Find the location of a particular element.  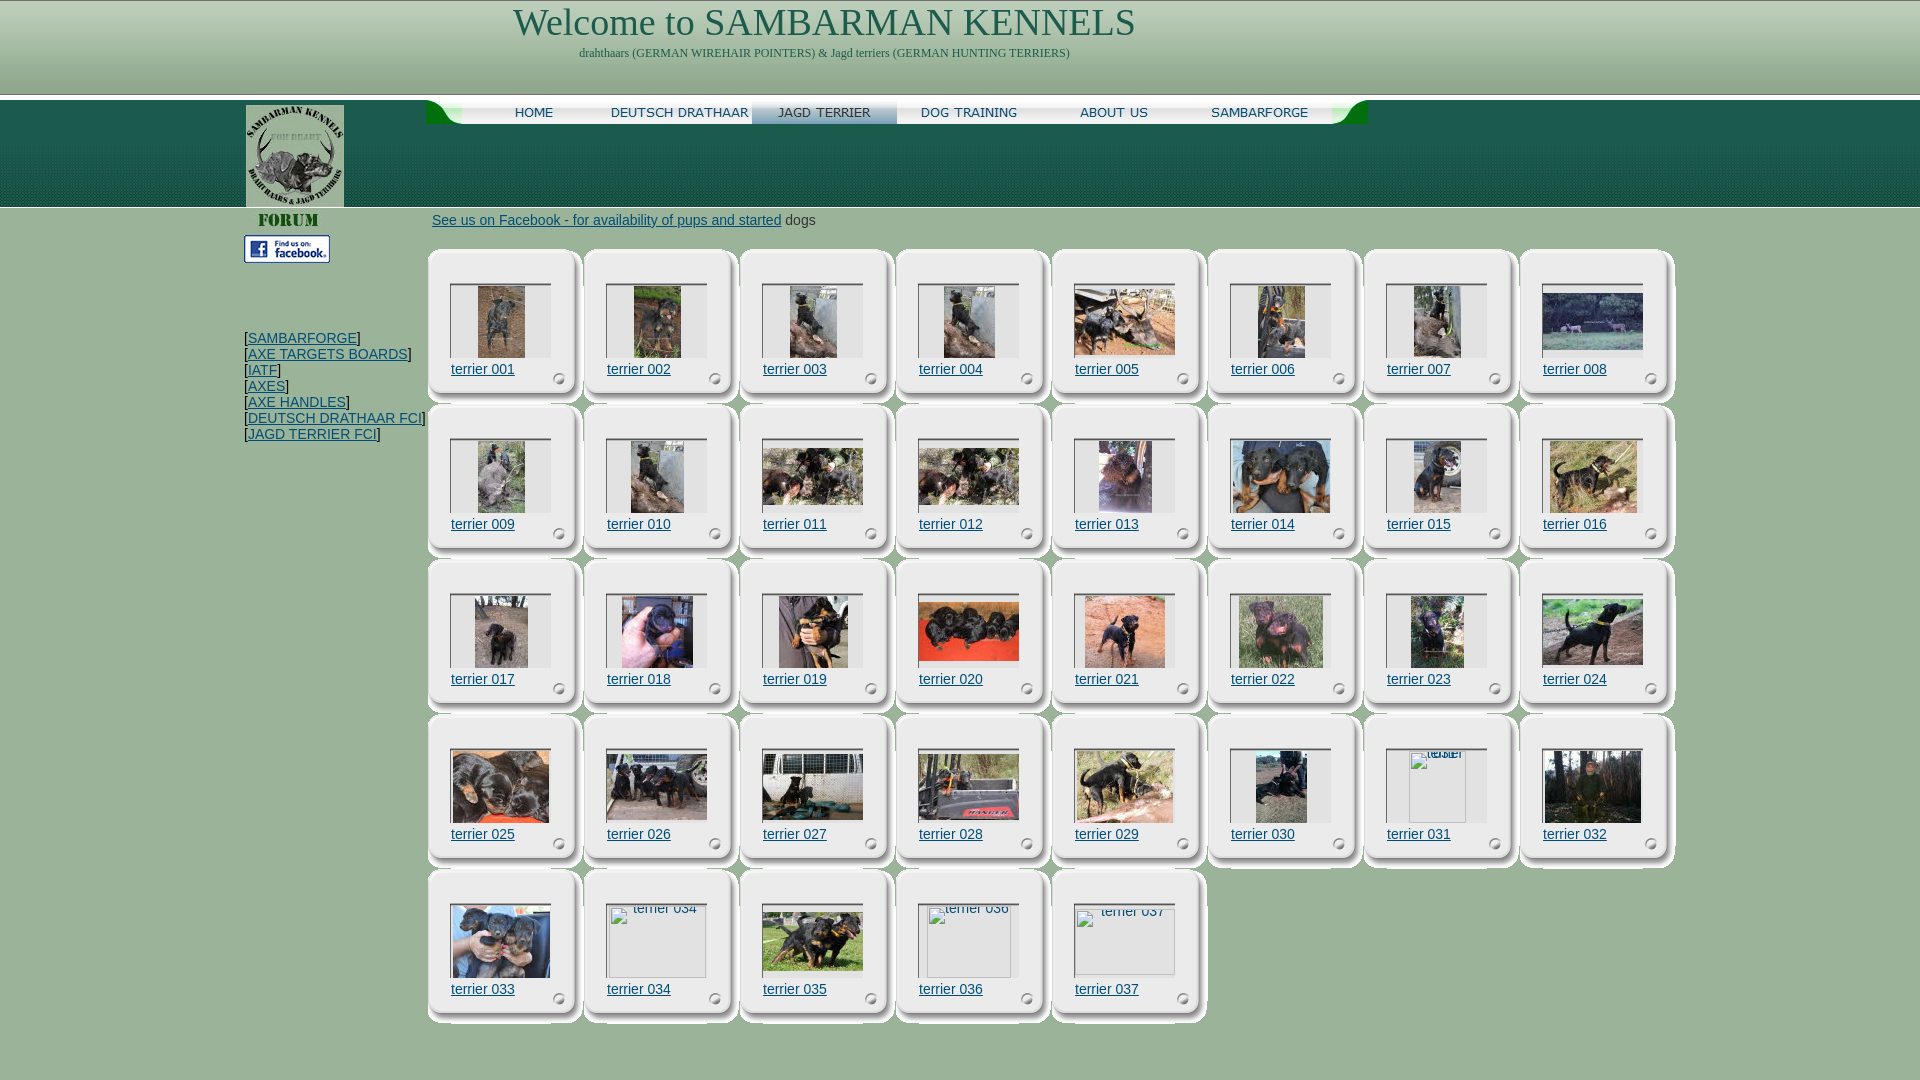

'terrier 017' is located at coordinates (500, 632).